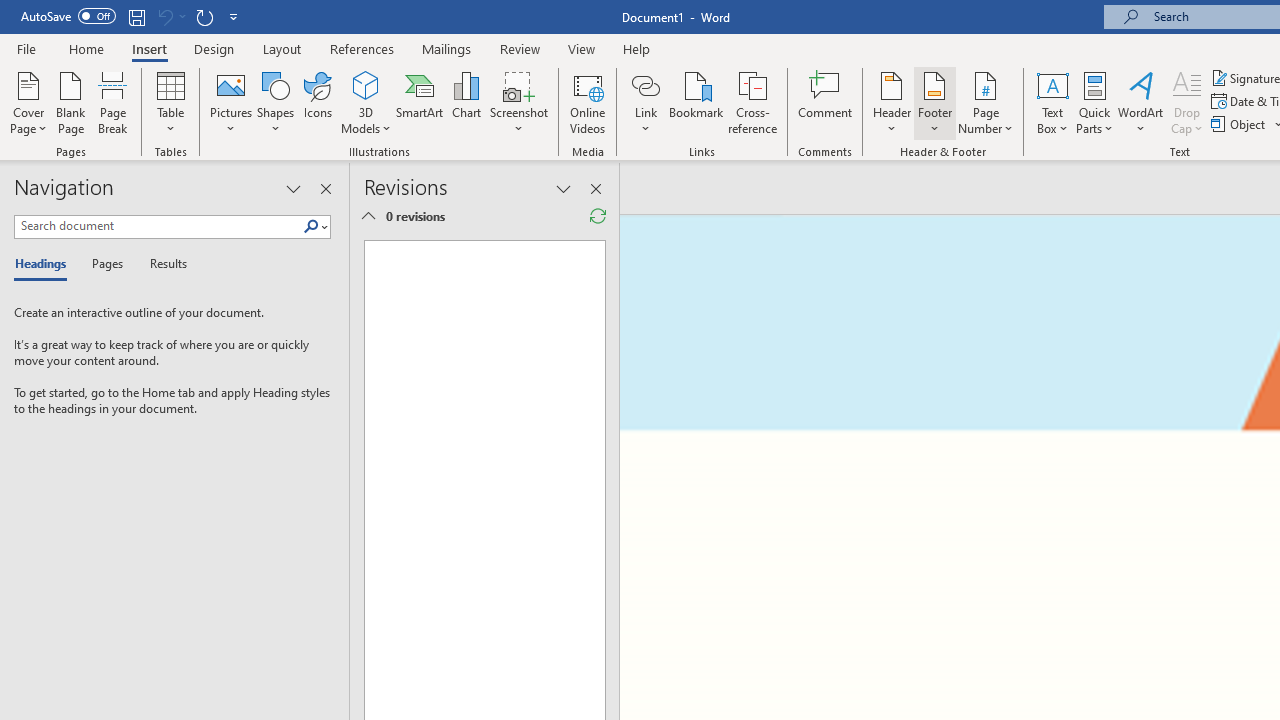 The image size is (1280, 720). What do you see at coordinates (170, 16) in the screenshot?
I see `'Can'` at bounding box center [170, 16].